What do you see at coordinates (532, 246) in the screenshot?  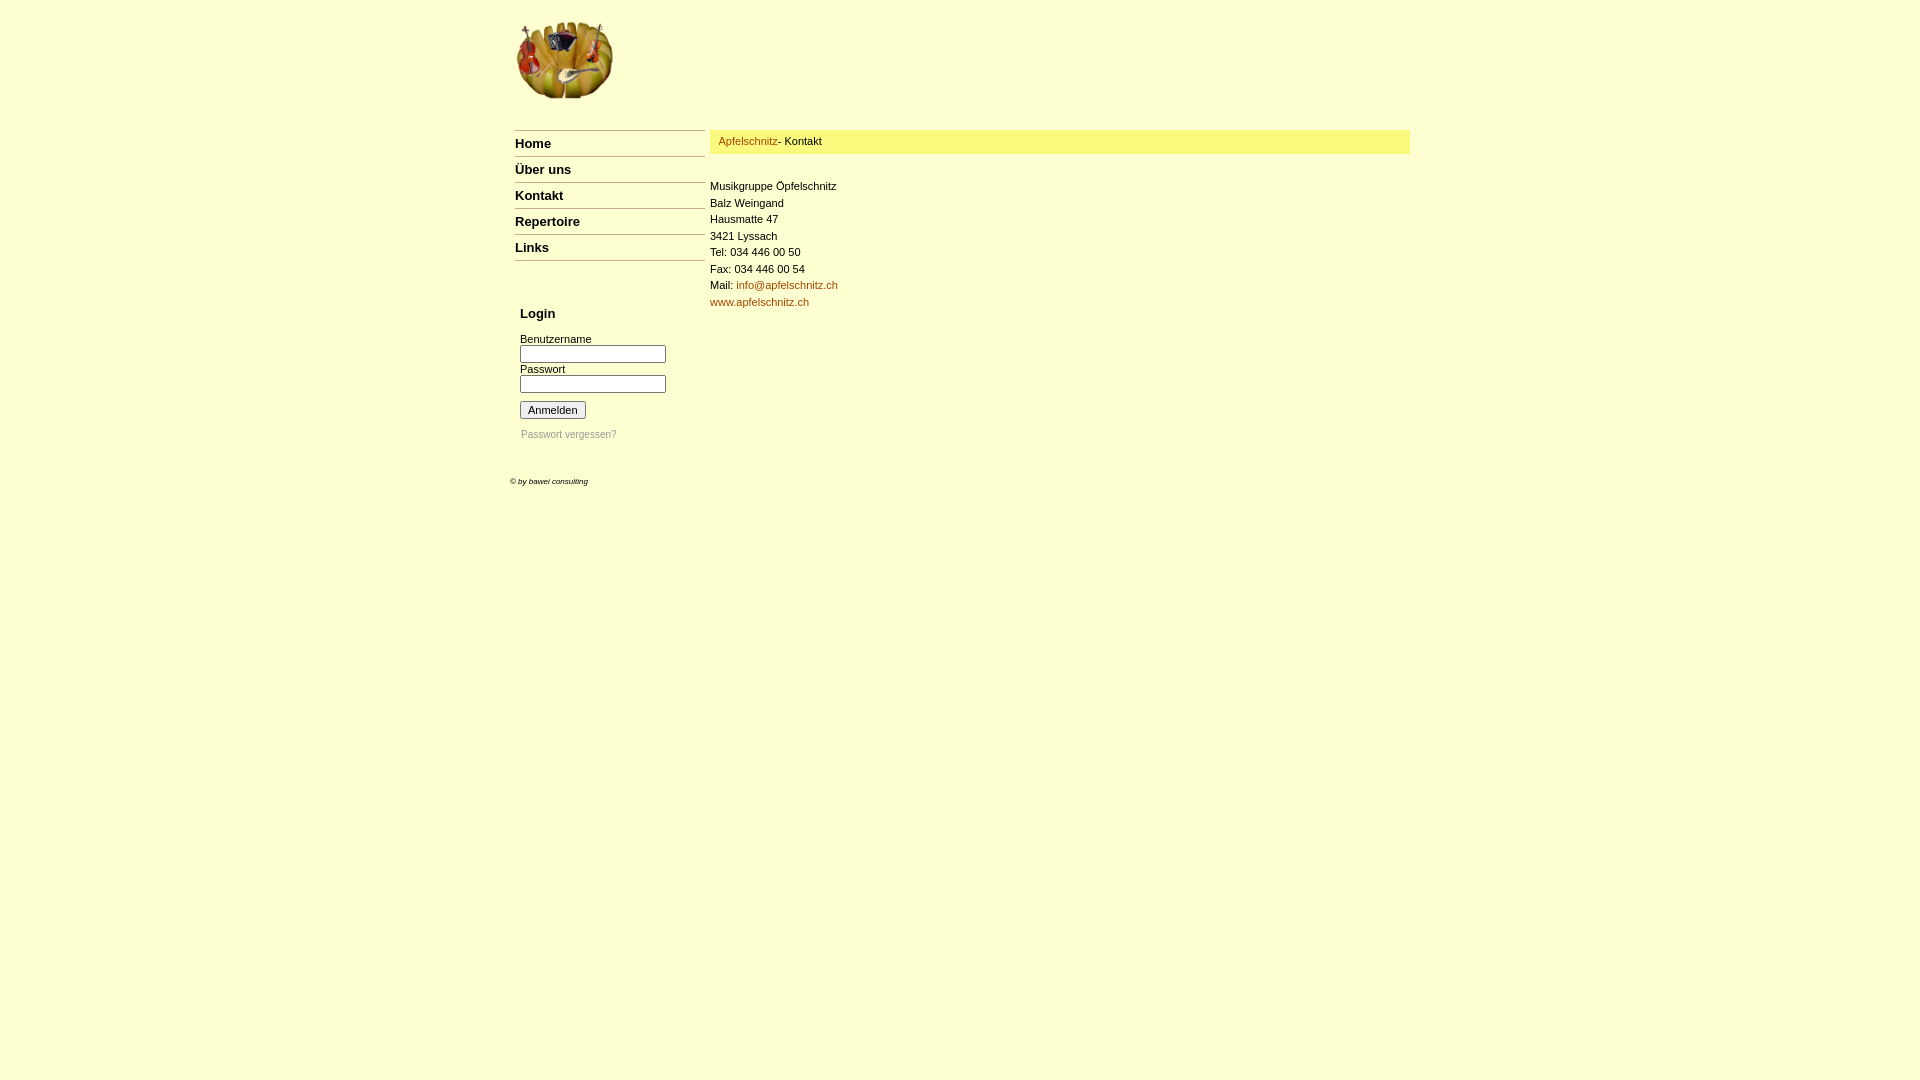 I see `'Links'` at bounding box center [532, 246].